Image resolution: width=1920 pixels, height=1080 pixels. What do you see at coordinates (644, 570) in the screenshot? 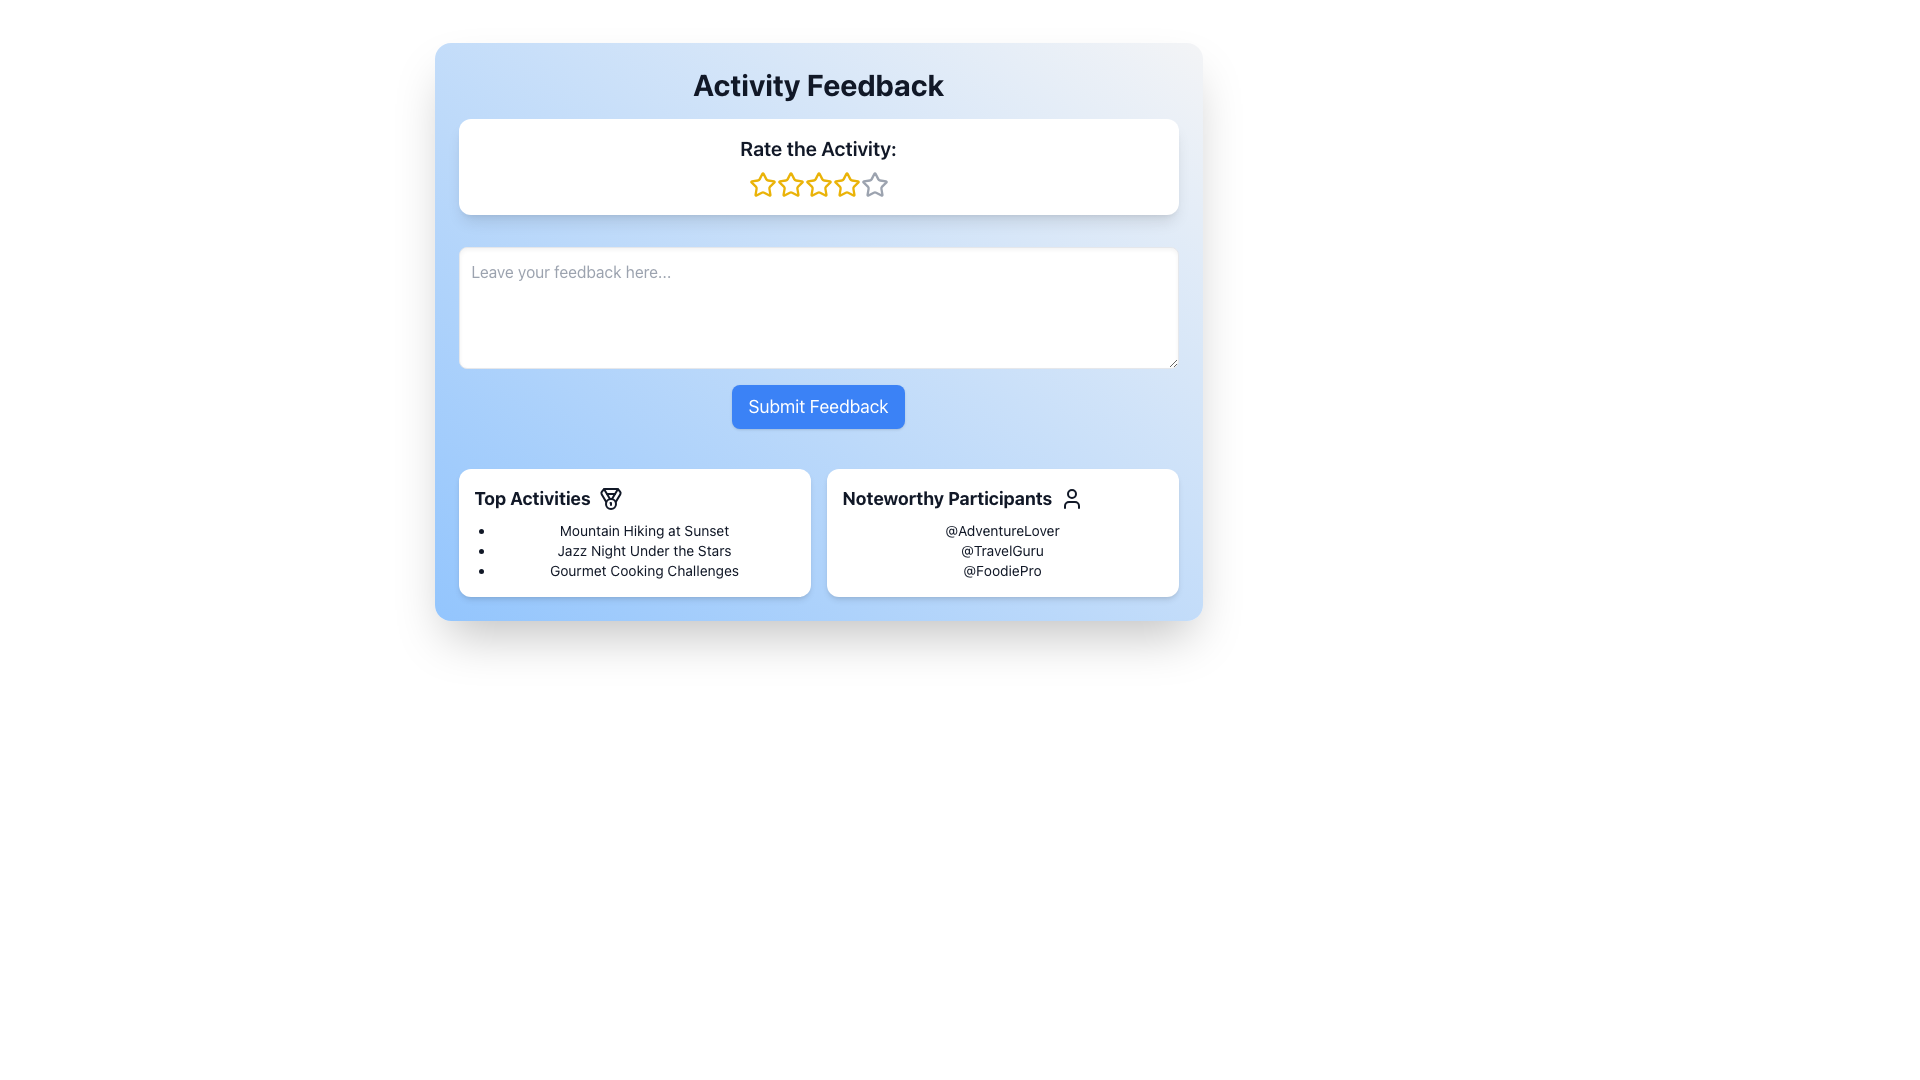
I see `the third text element in the bulleted list under 'Top Activities', which follows 'Mountain Hiking at Sunset' and 'Jazz Night Under the Stars'` at bounding box center [644, 570].